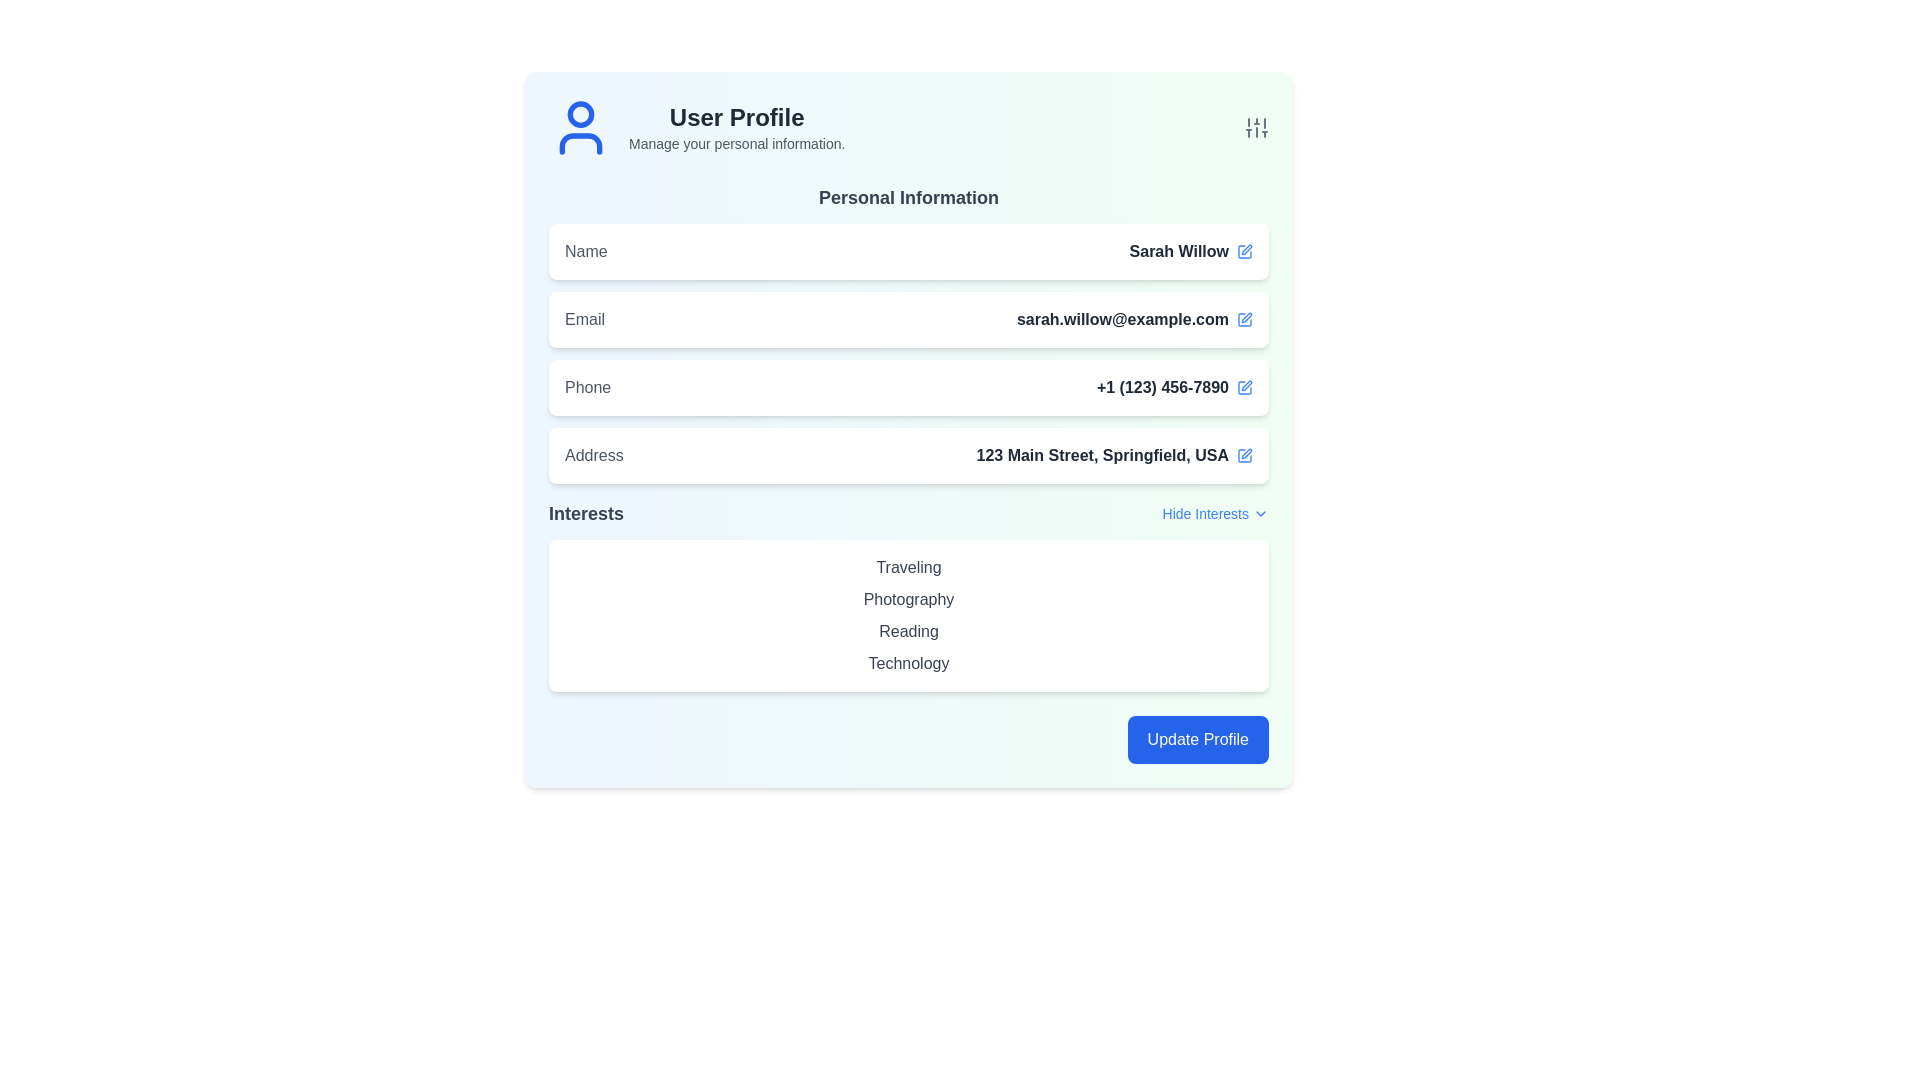  What do you see at coordinates (1246, 385) in the screenshot?
I see `the edit button located to the right of the 'Address' field` at bounding box center [1246, 385].